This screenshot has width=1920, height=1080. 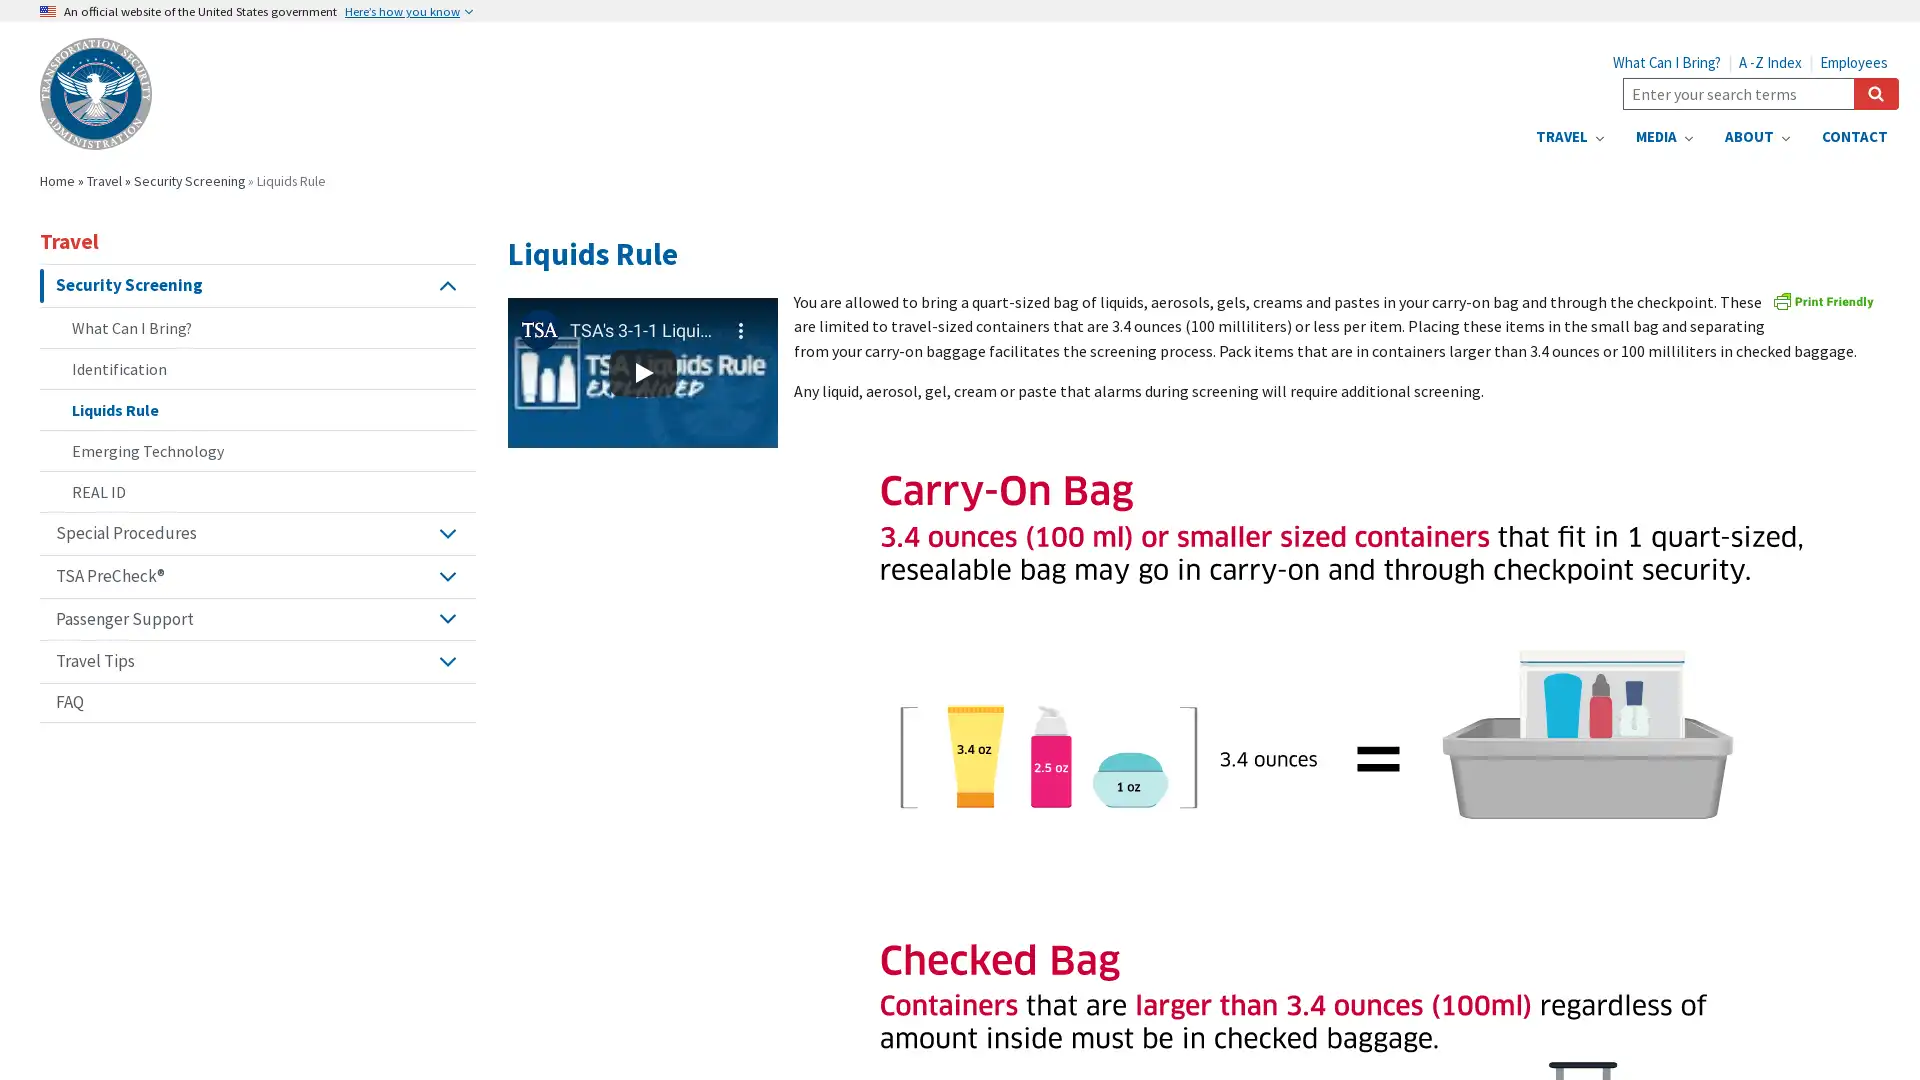 I want to click on Toggle submenu for 'Security Screening', so click(x=446, y=285).